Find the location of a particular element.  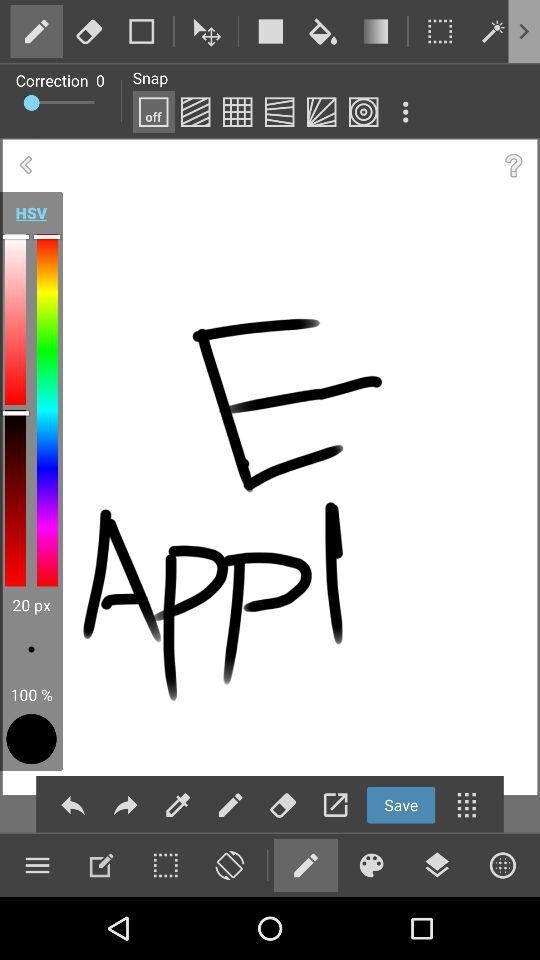

the edit icon is located at coordinates (178, 805).